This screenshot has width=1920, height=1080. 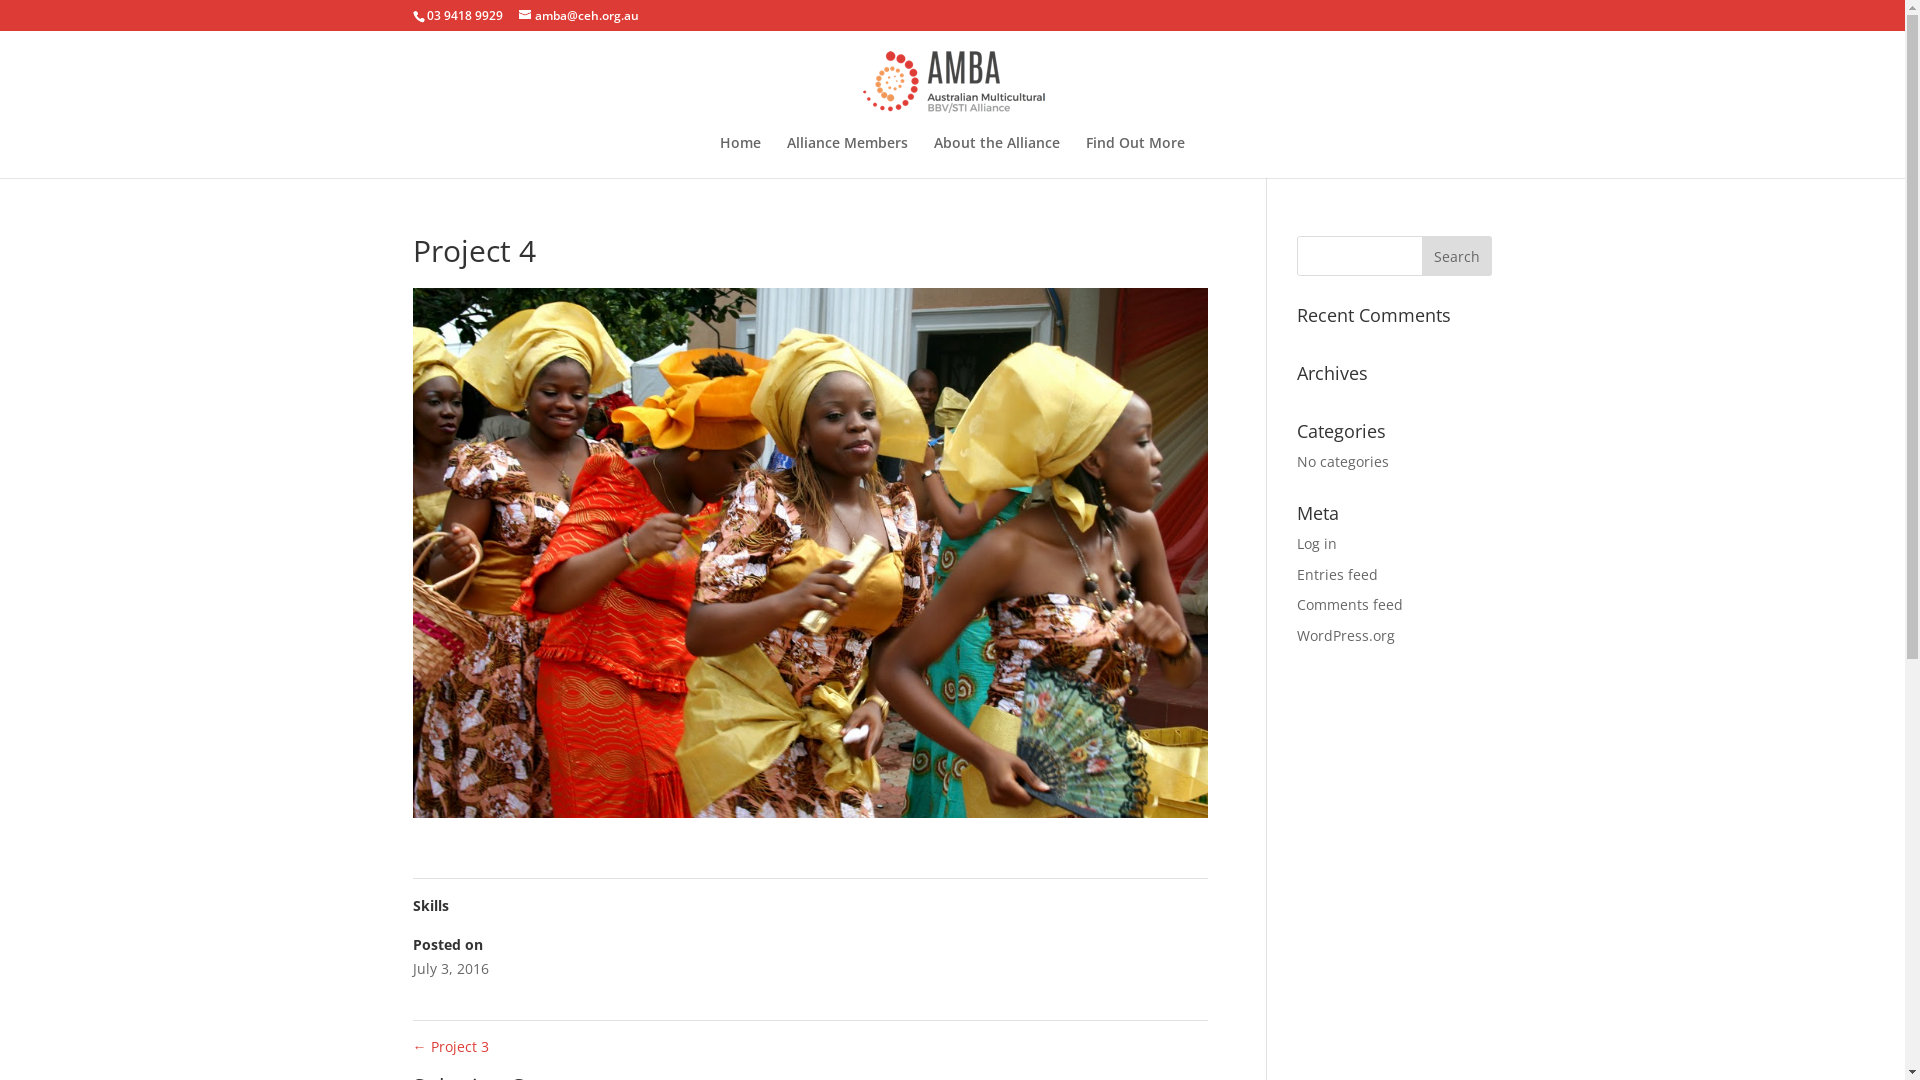 What do you see at coordinates (1457, 254) in the screenshot?
I see `'Search'` at bounding box center [1457, 254].